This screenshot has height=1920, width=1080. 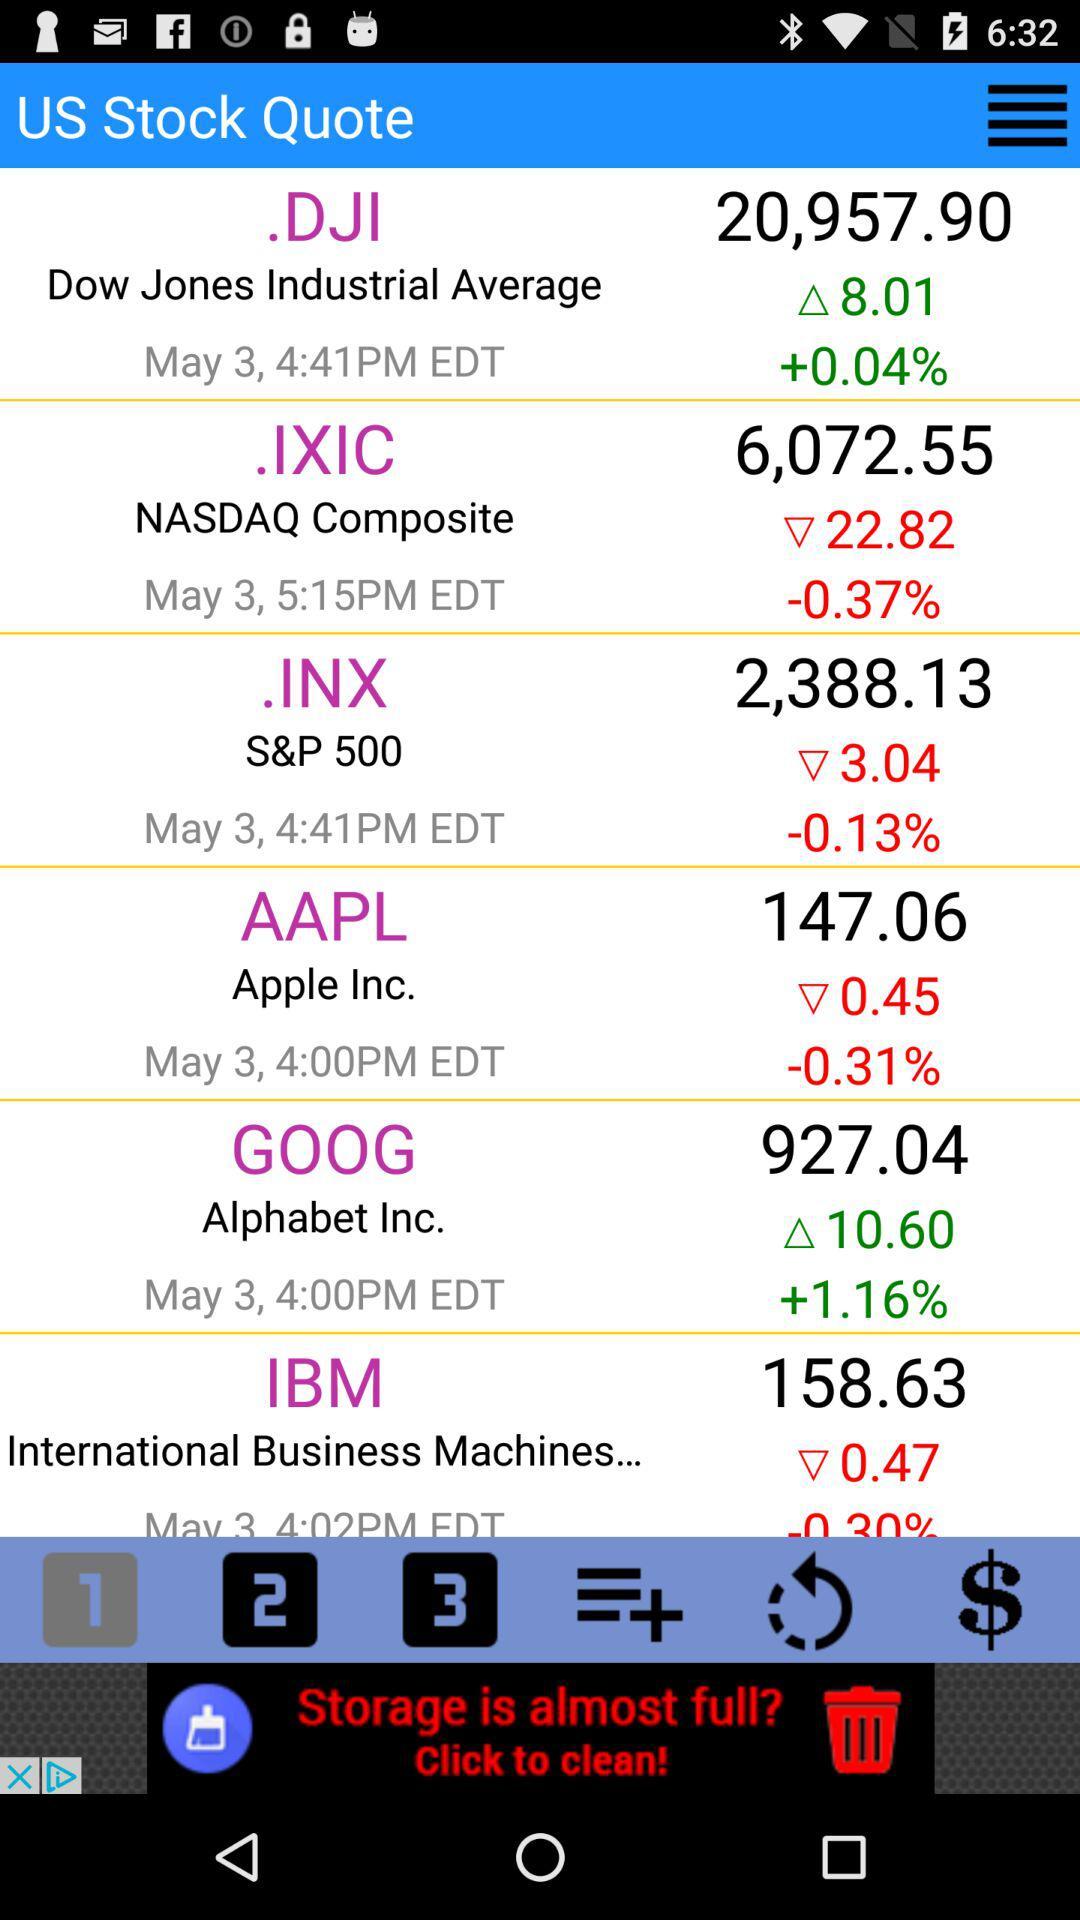 What do you see at coordinates (270, 1598) in the screenshot?
I see `number` at bounding box center [270, 1598].